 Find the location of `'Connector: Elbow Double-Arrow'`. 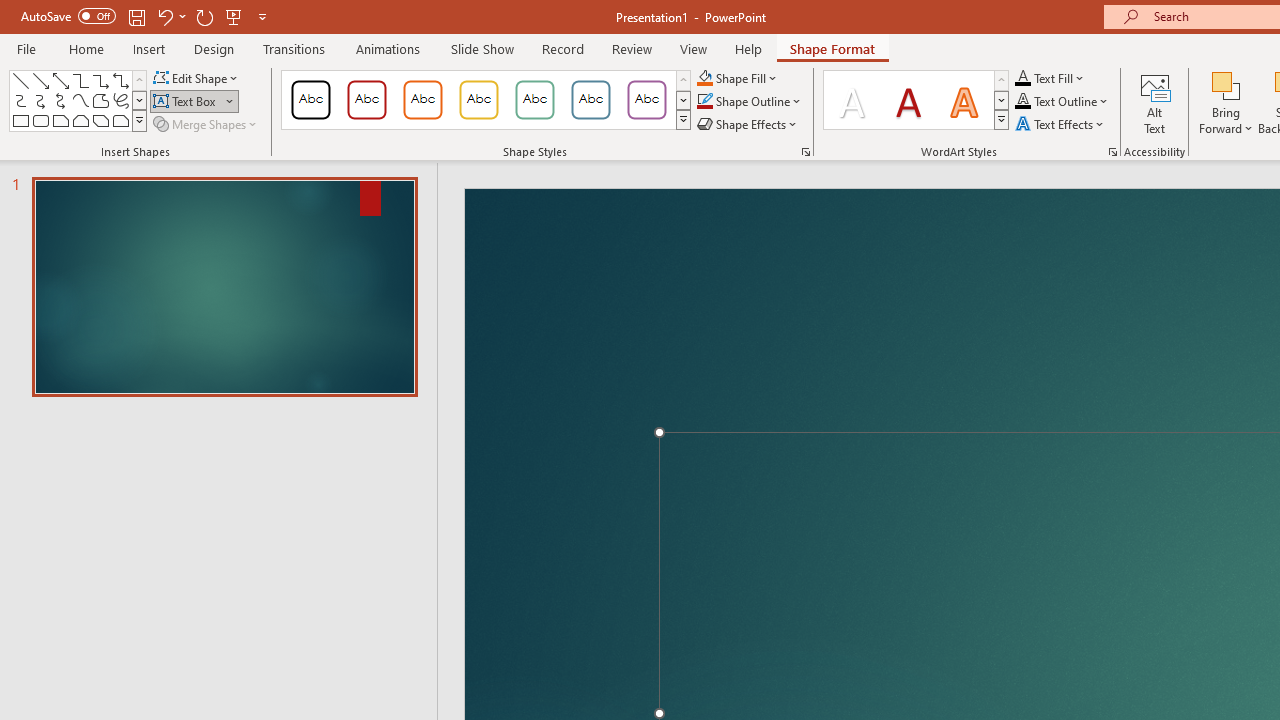

'Connector: Elbow Double-Arrow' is located at coordinates (119, 80).